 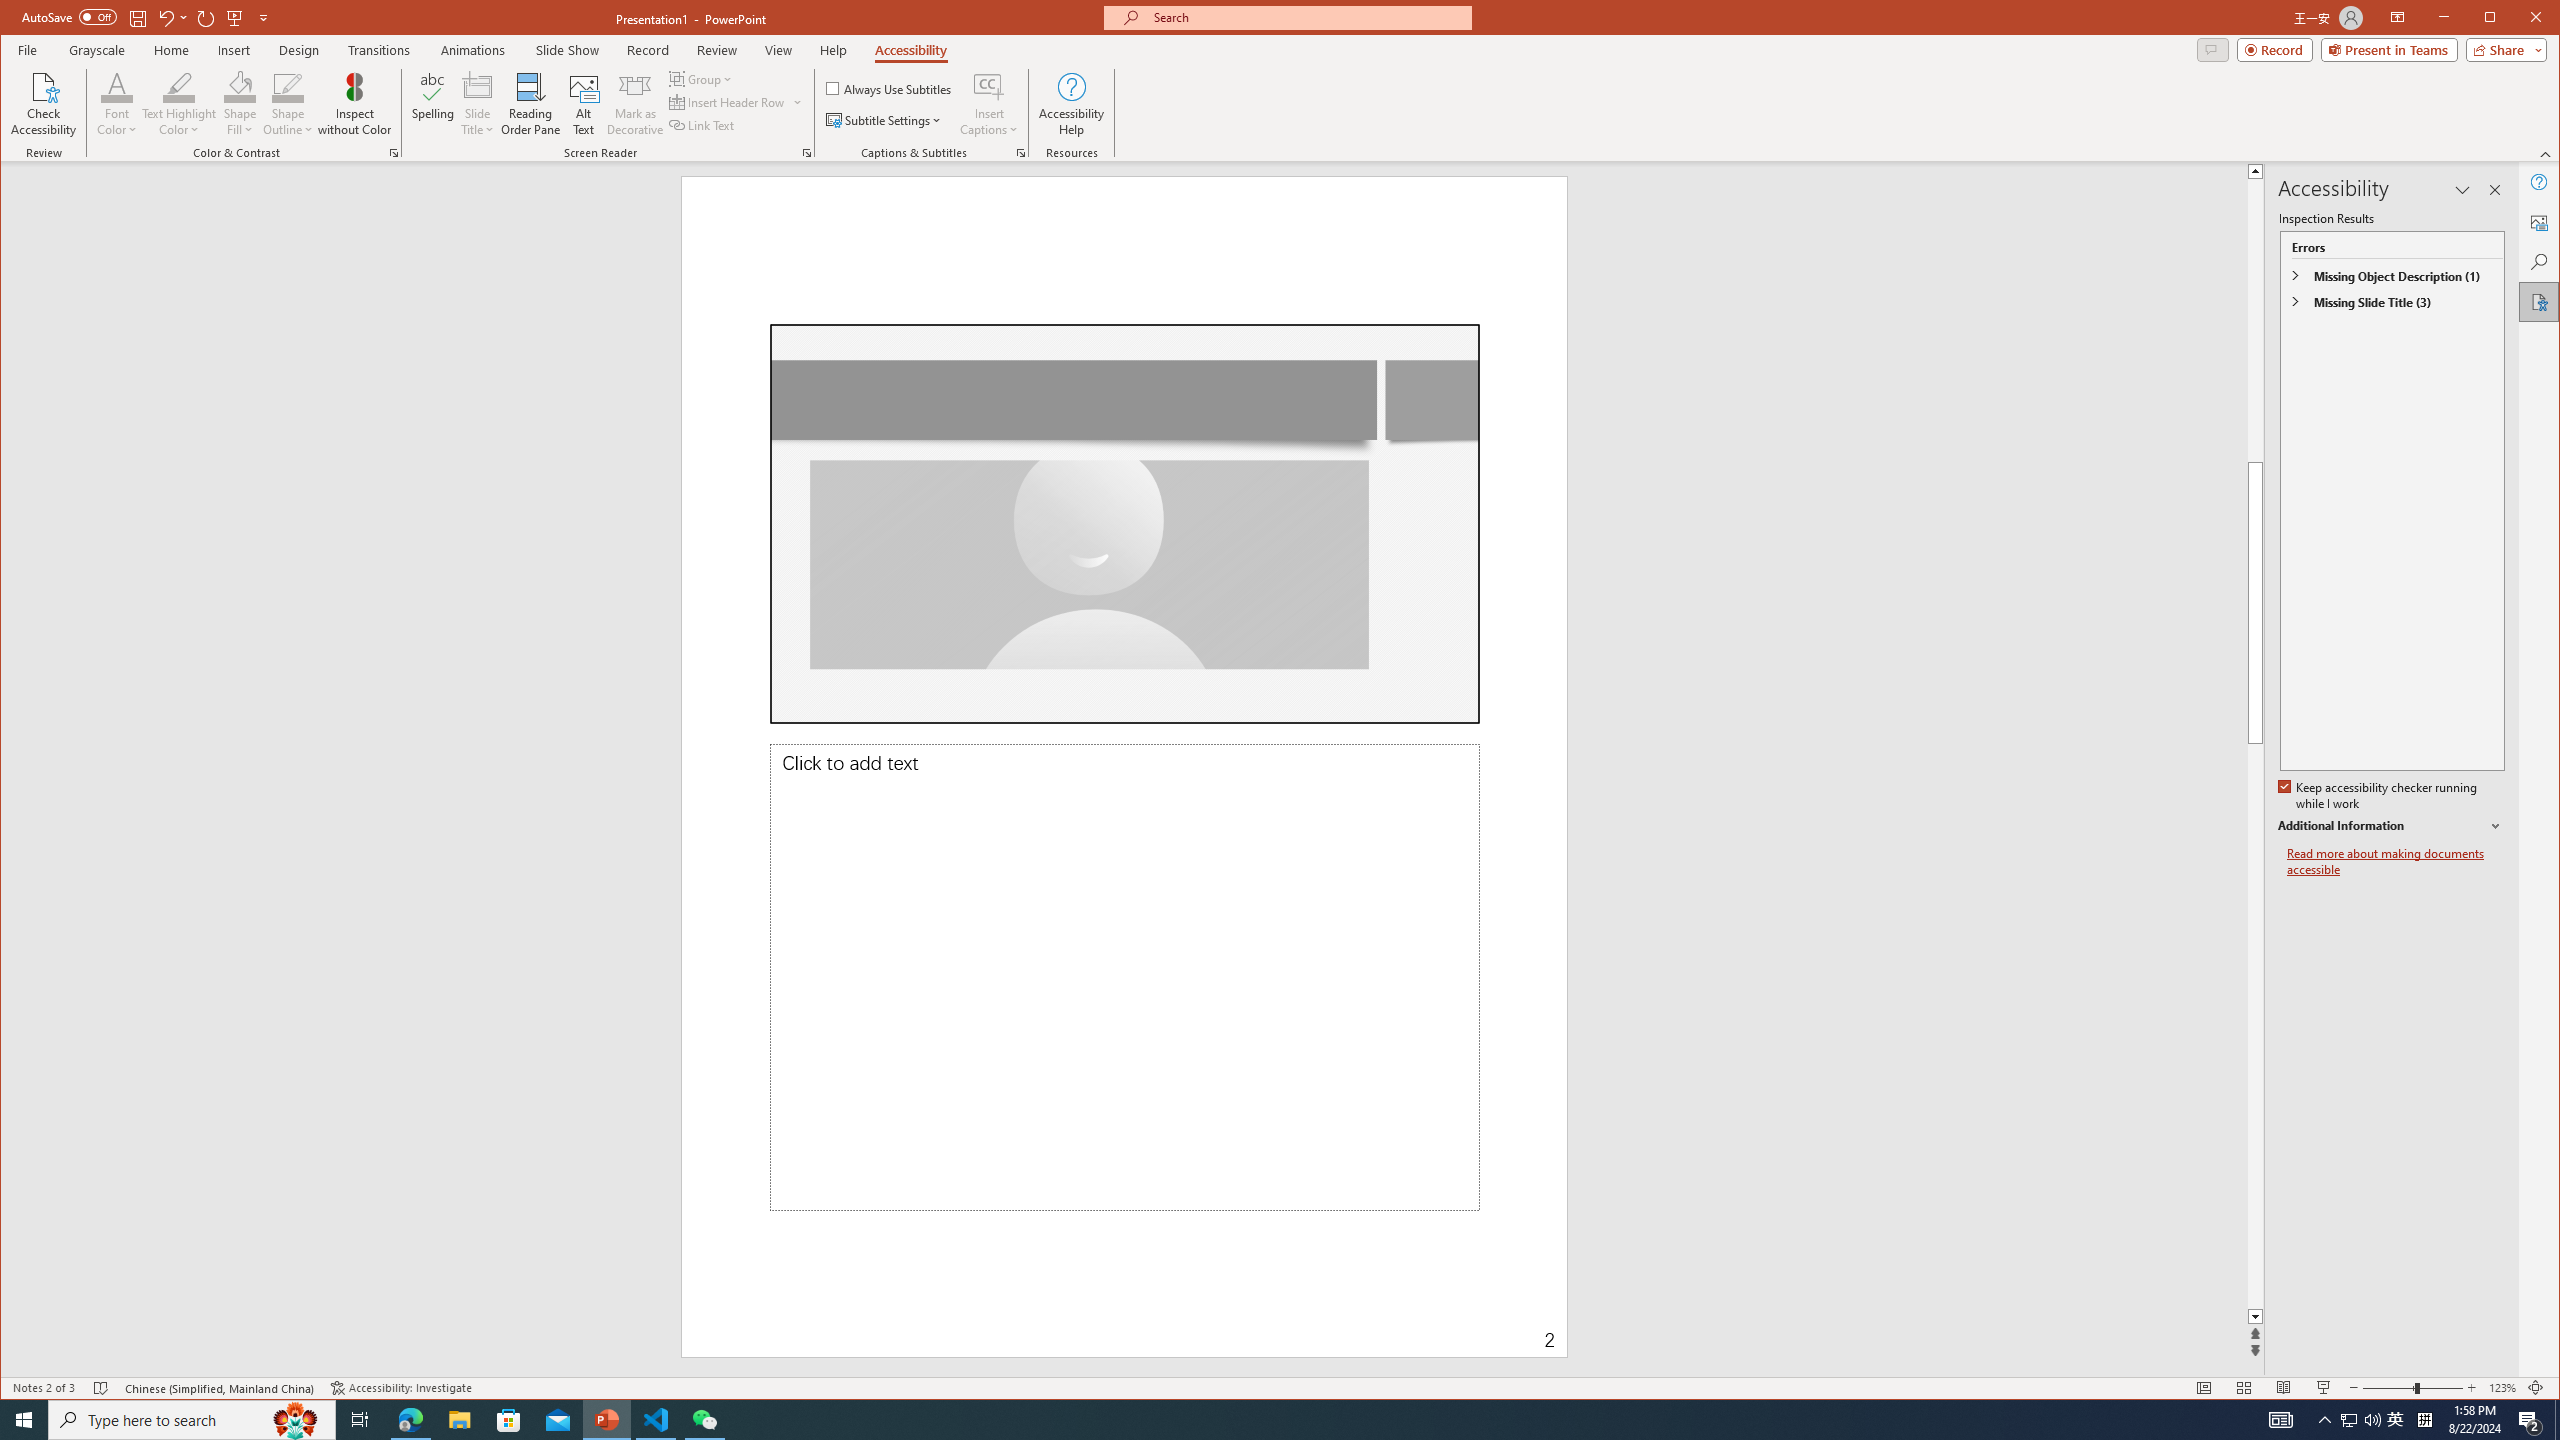 What do you see at coordinates (2539, 261) in the screenshot?
I see `'Search'` at bounding box center [2539, 261].